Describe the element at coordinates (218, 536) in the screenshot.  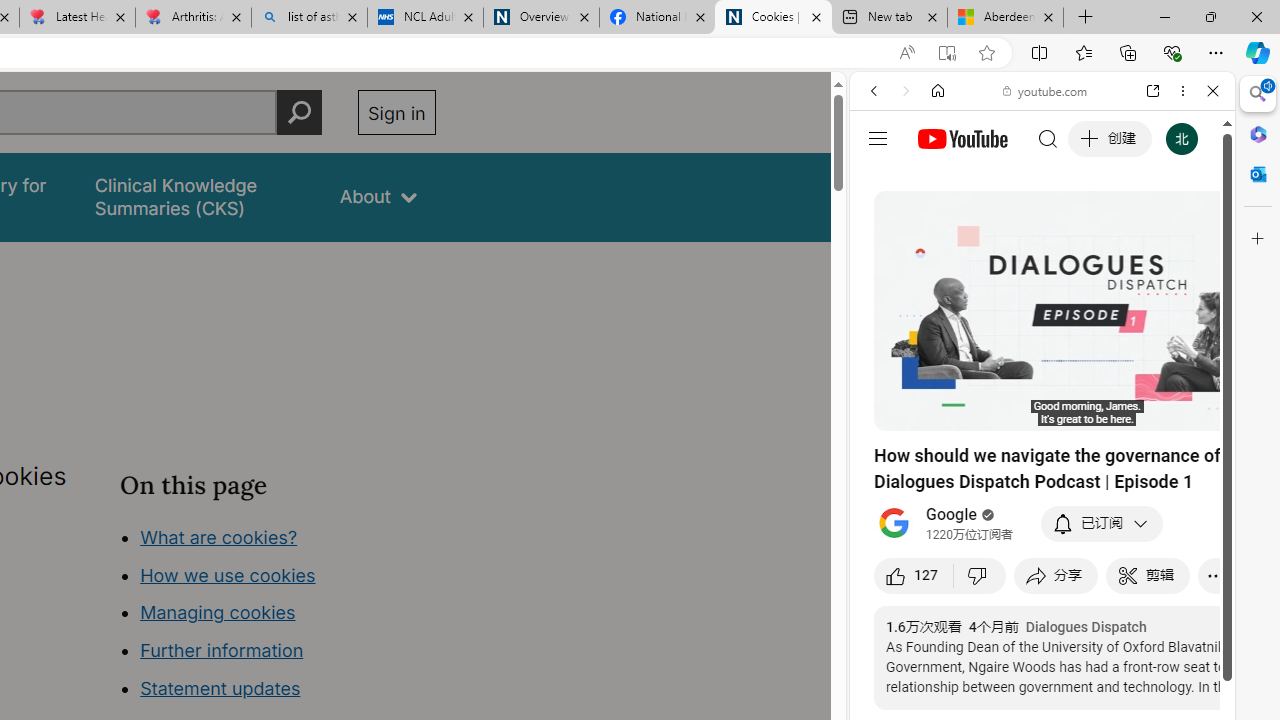
I see `'What are cookies?'` at that location.